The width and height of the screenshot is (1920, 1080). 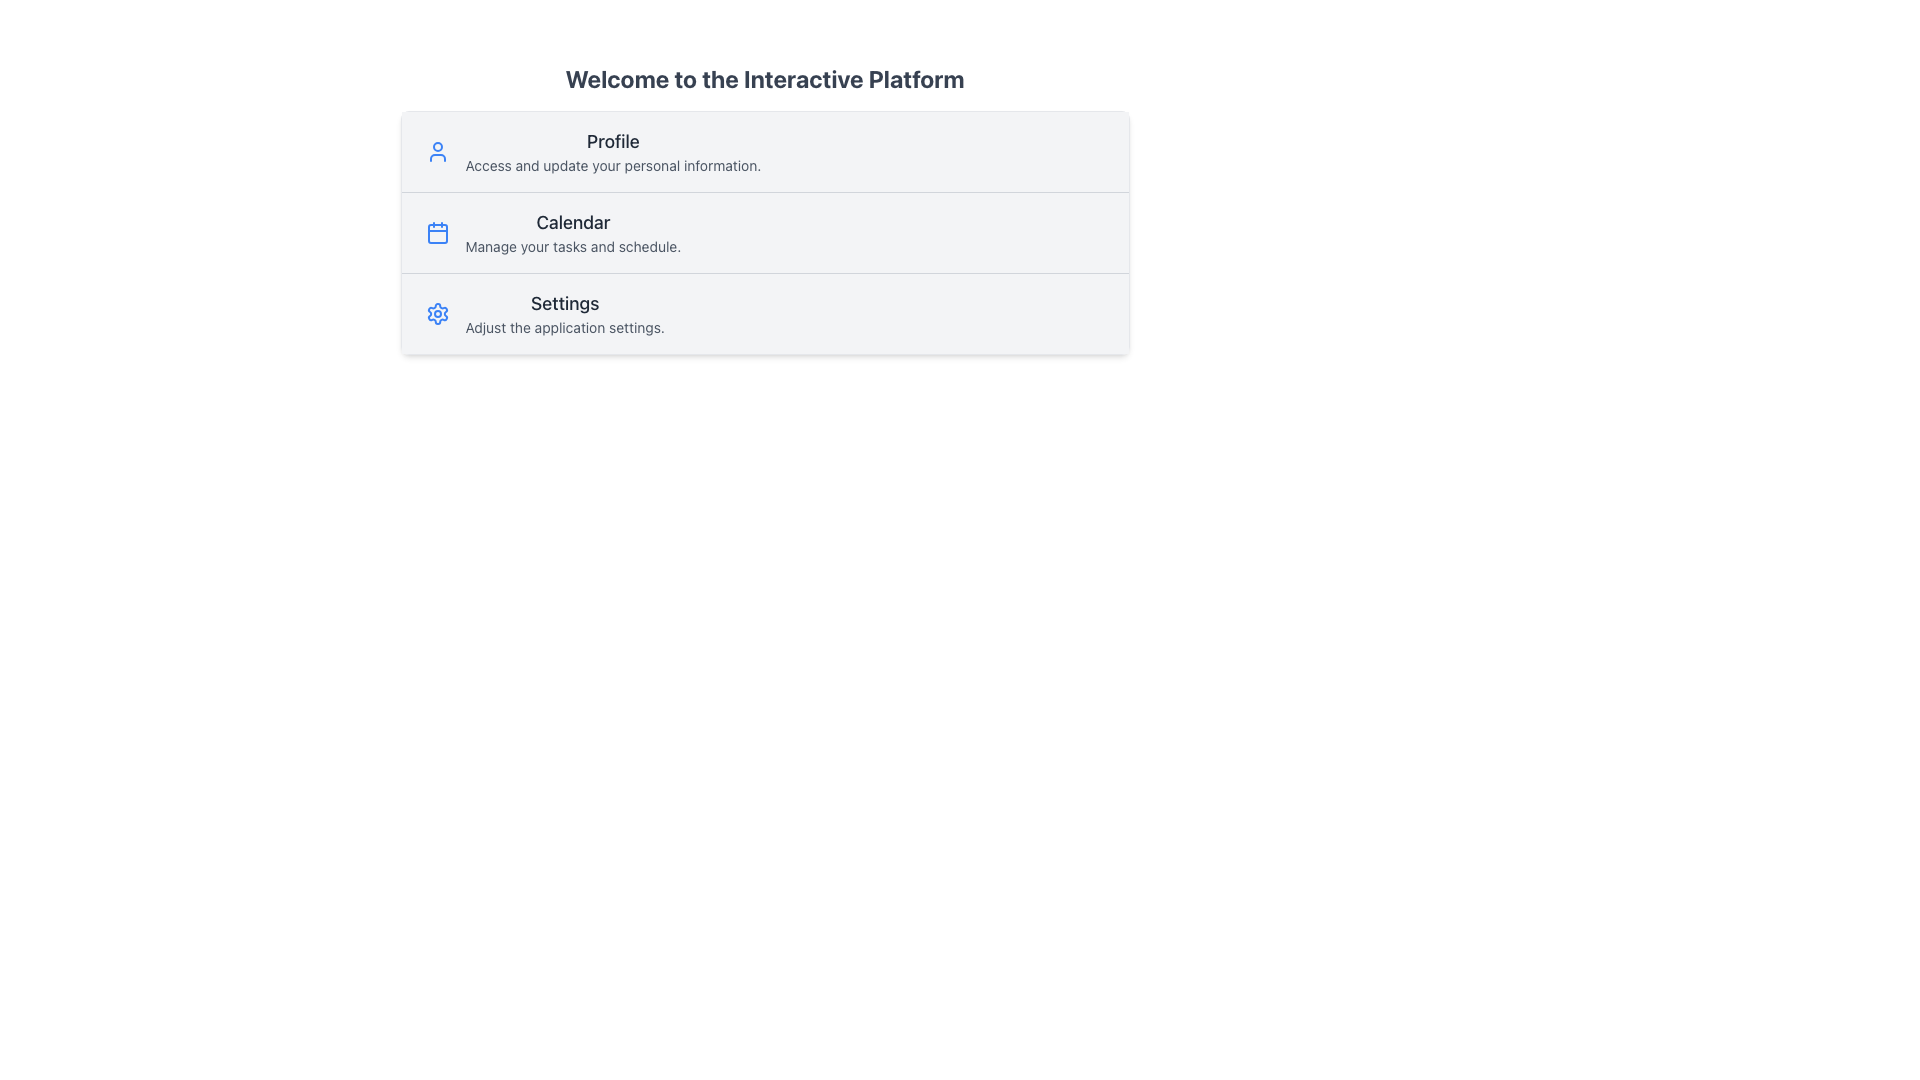 What do you see at coordinates (763, 313) in the screenshot?
I see `the third list item in the settings navigation list, located below the 'Calendar' item` at bounding box center [763, 313].